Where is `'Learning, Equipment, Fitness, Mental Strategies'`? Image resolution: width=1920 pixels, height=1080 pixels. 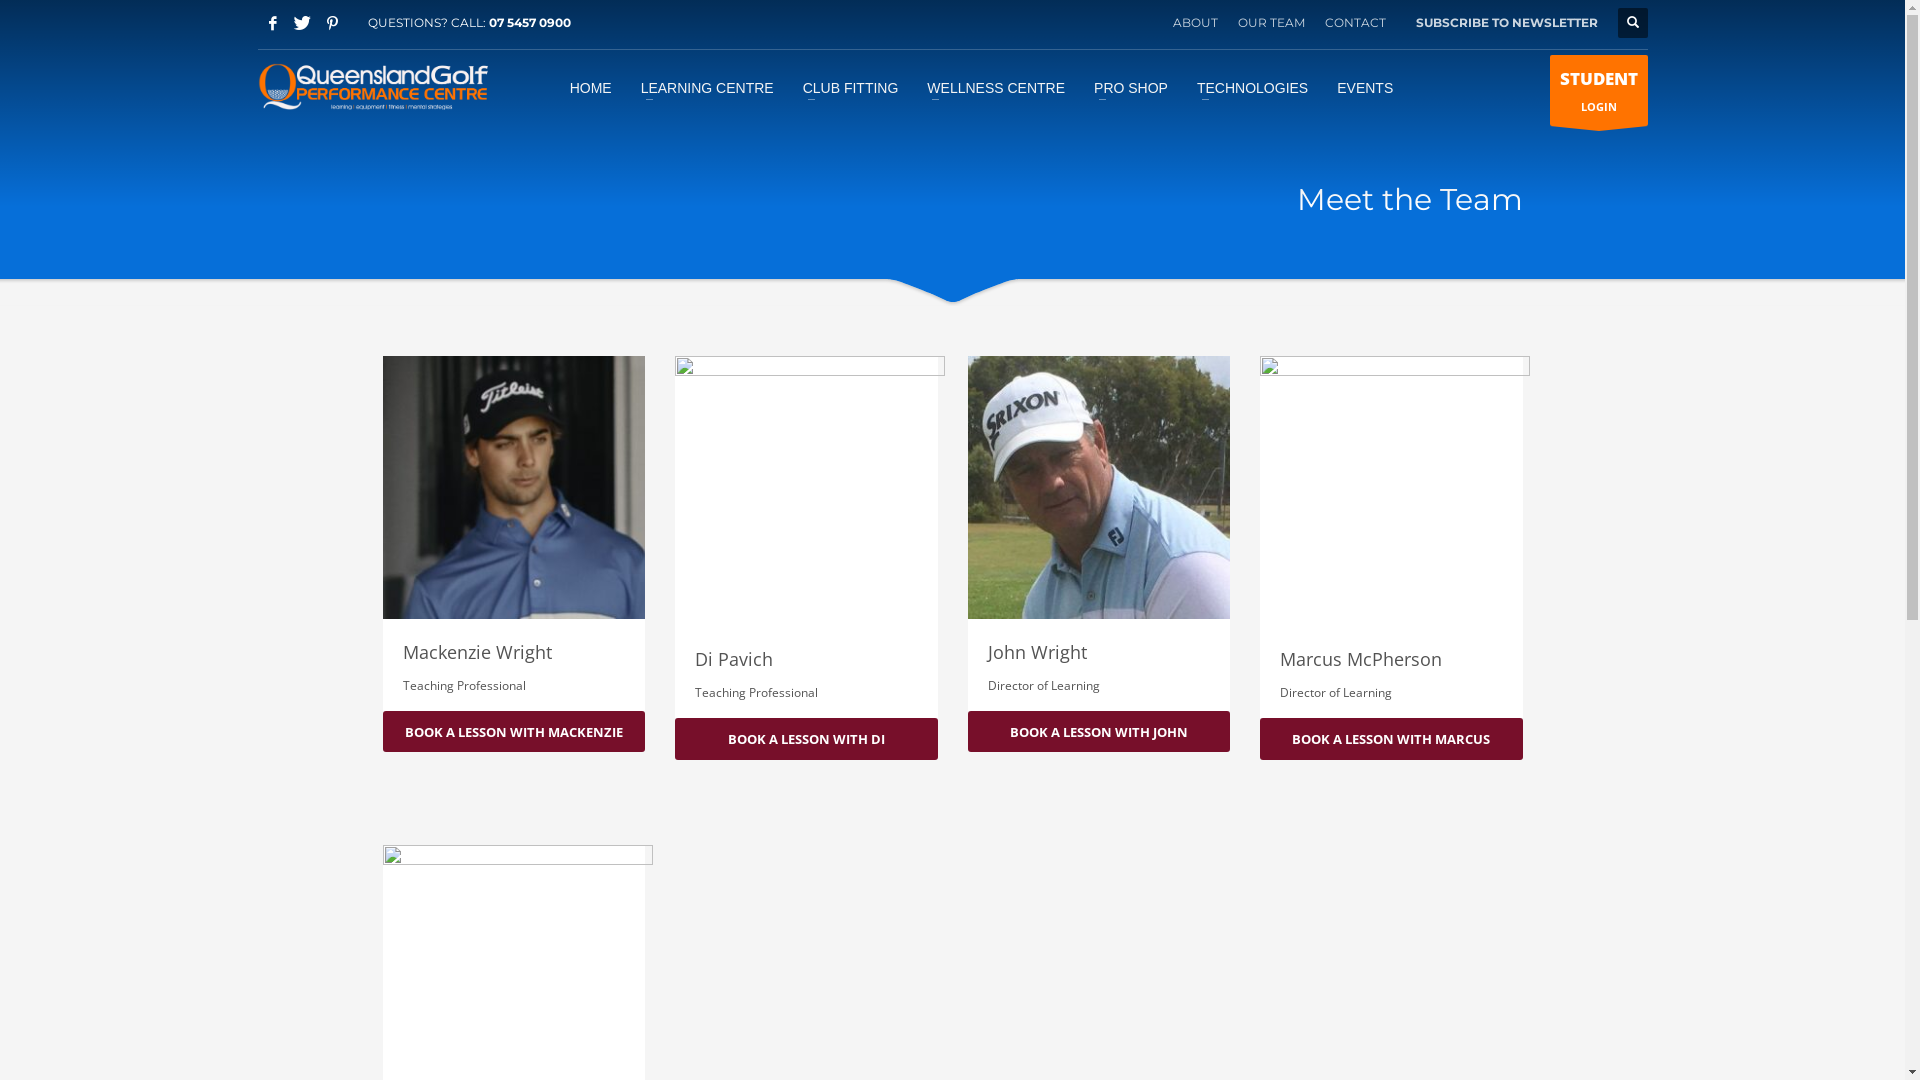 'Learning, Equipment, Fitness, Mental Strategies' is located at coordinates (257, 86).